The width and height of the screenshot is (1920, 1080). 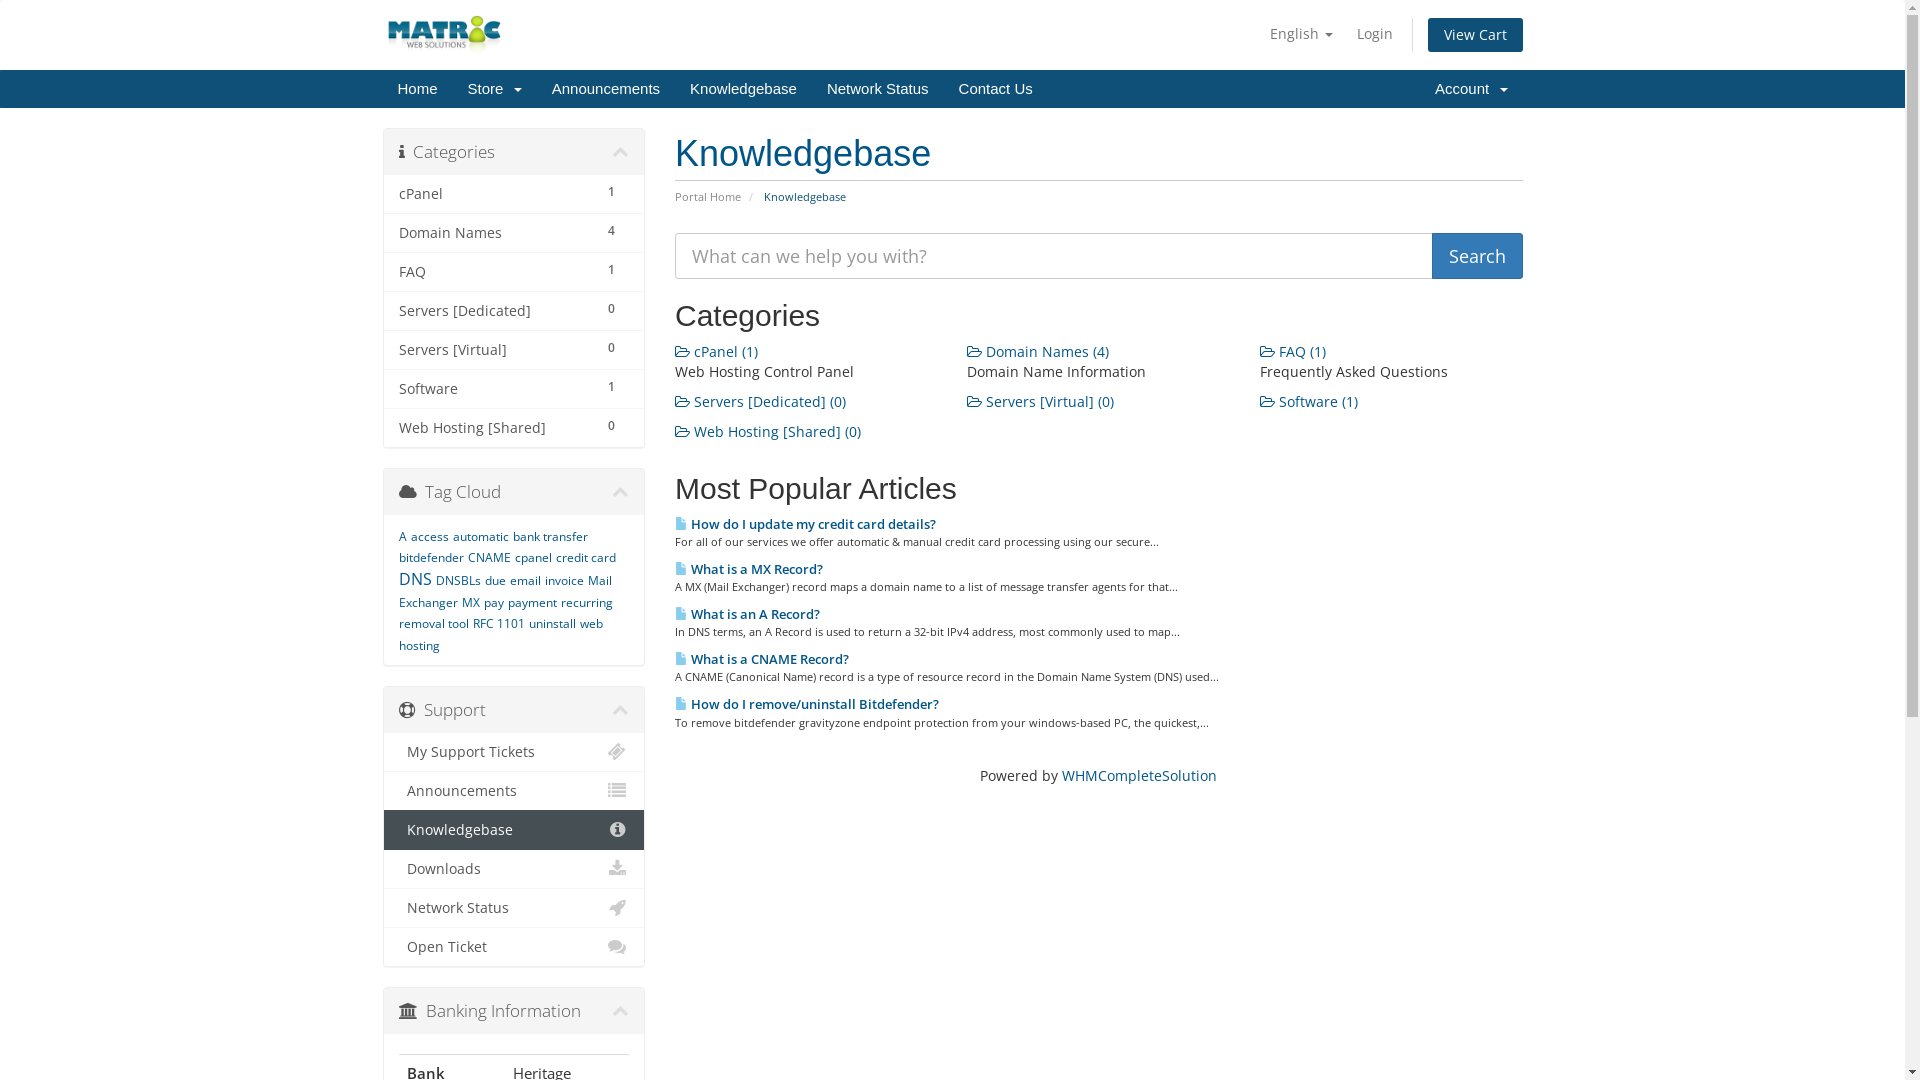 What do you see at coordinates (457, 580) in the screenshot?
I see `'DNSBLs'` at bounding box center [457, 580].